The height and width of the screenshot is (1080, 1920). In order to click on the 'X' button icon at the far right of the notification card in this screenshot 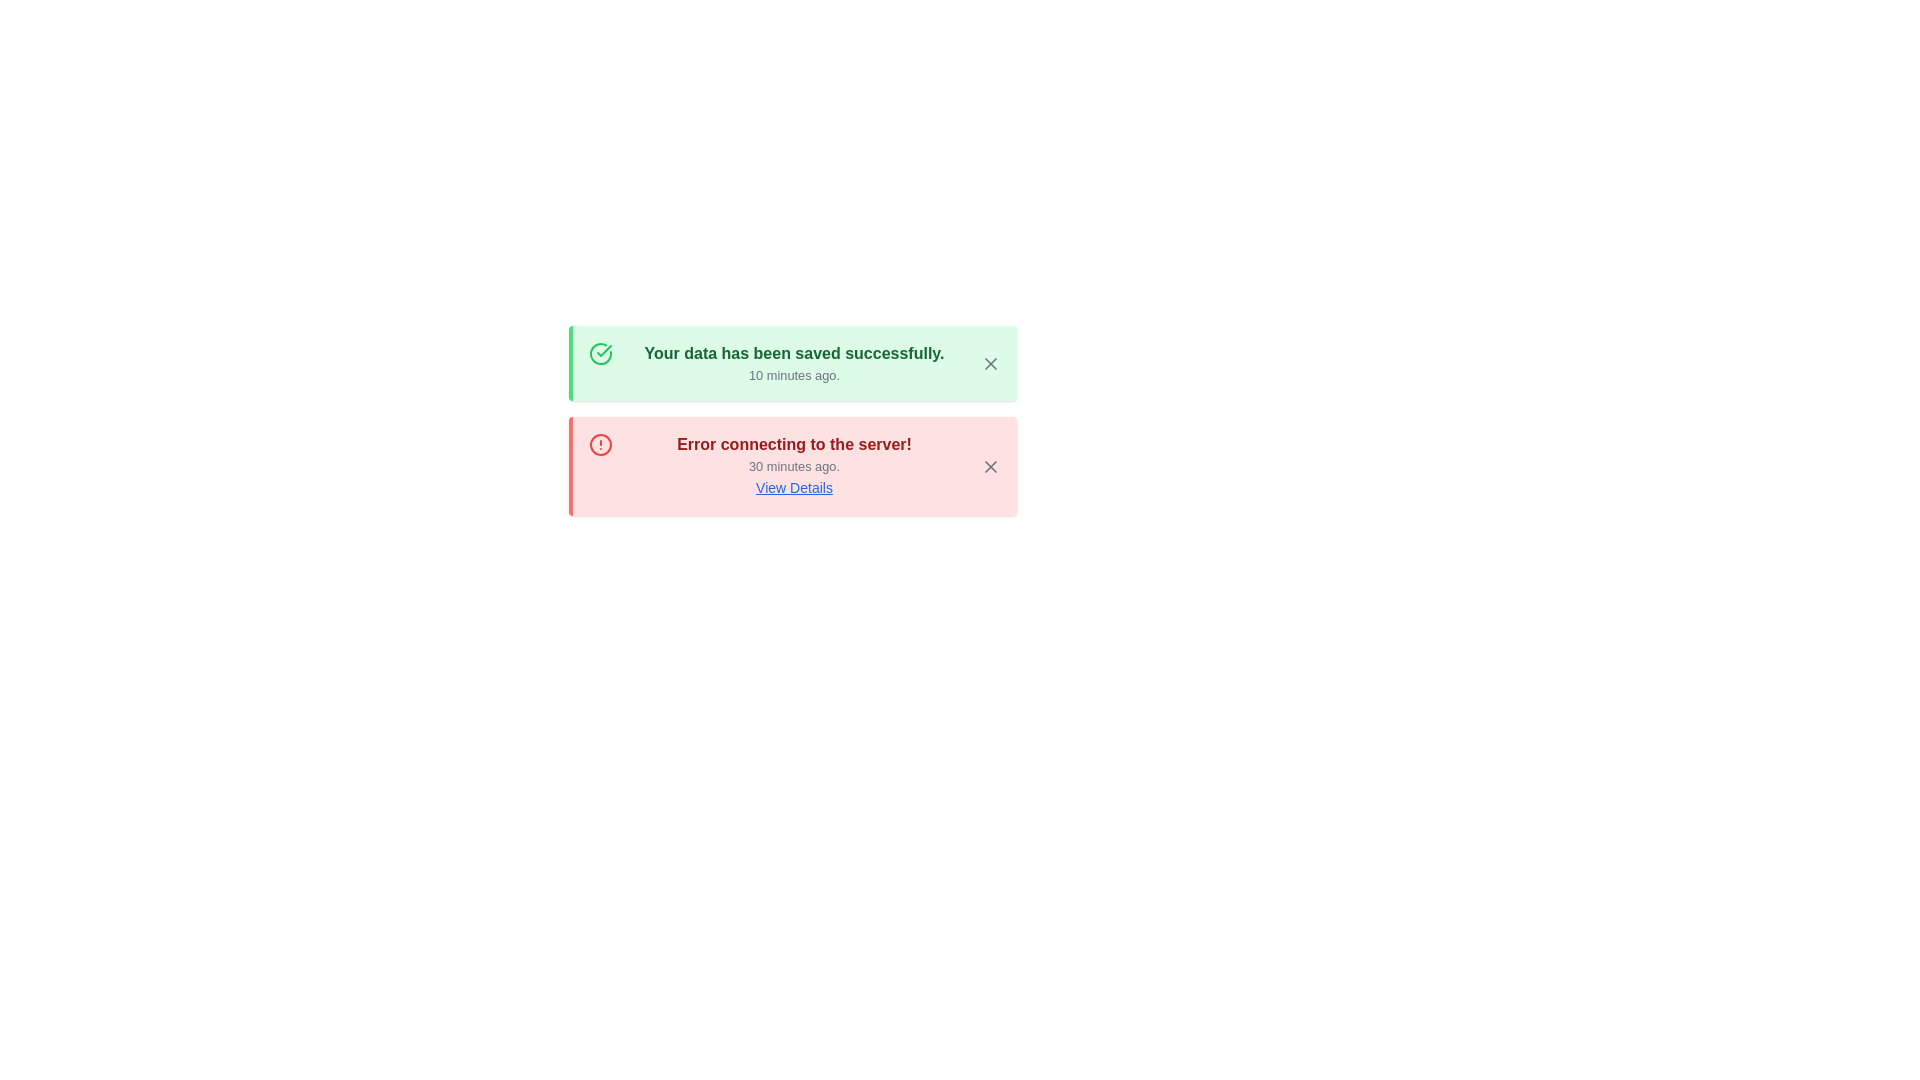, I will do `click(990, 466)`.